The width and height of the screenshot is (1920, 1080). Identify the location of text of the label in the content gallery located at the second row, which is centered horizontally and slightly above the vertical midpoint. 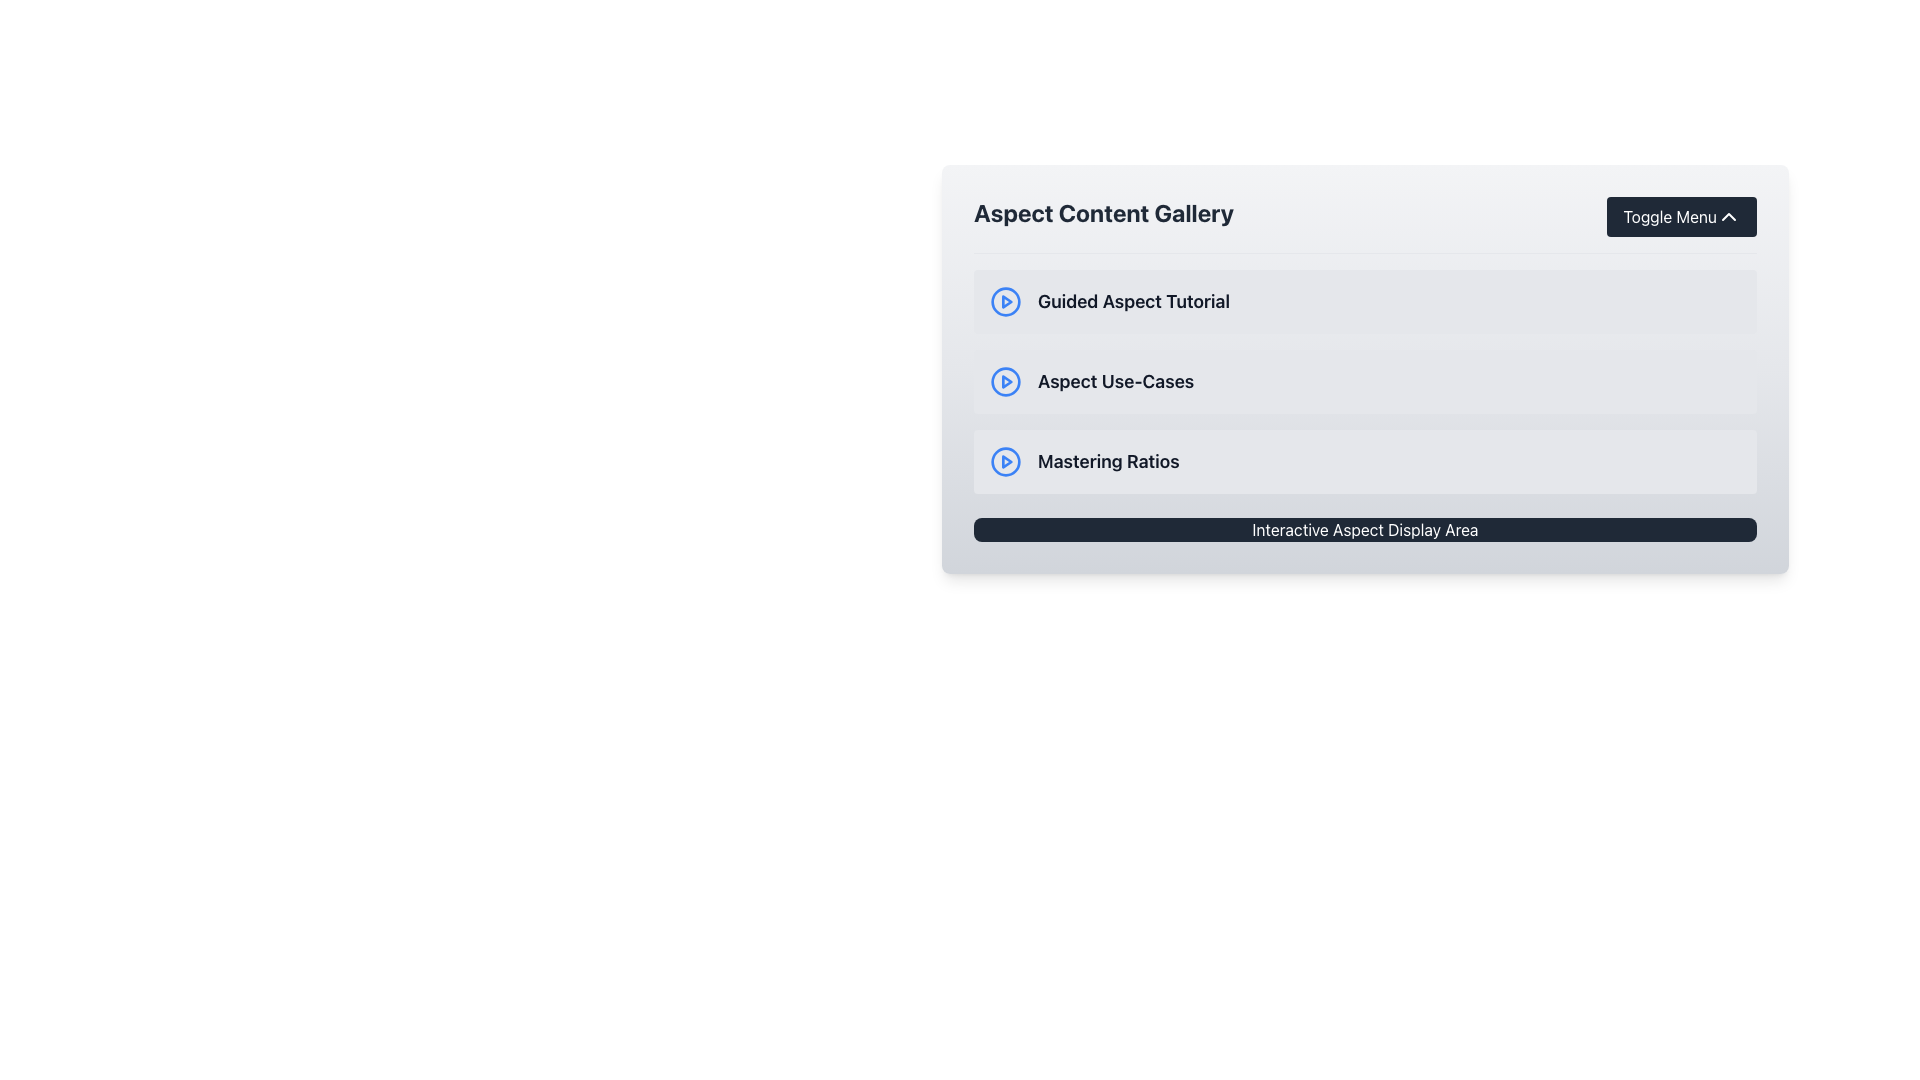
(1115, 381).